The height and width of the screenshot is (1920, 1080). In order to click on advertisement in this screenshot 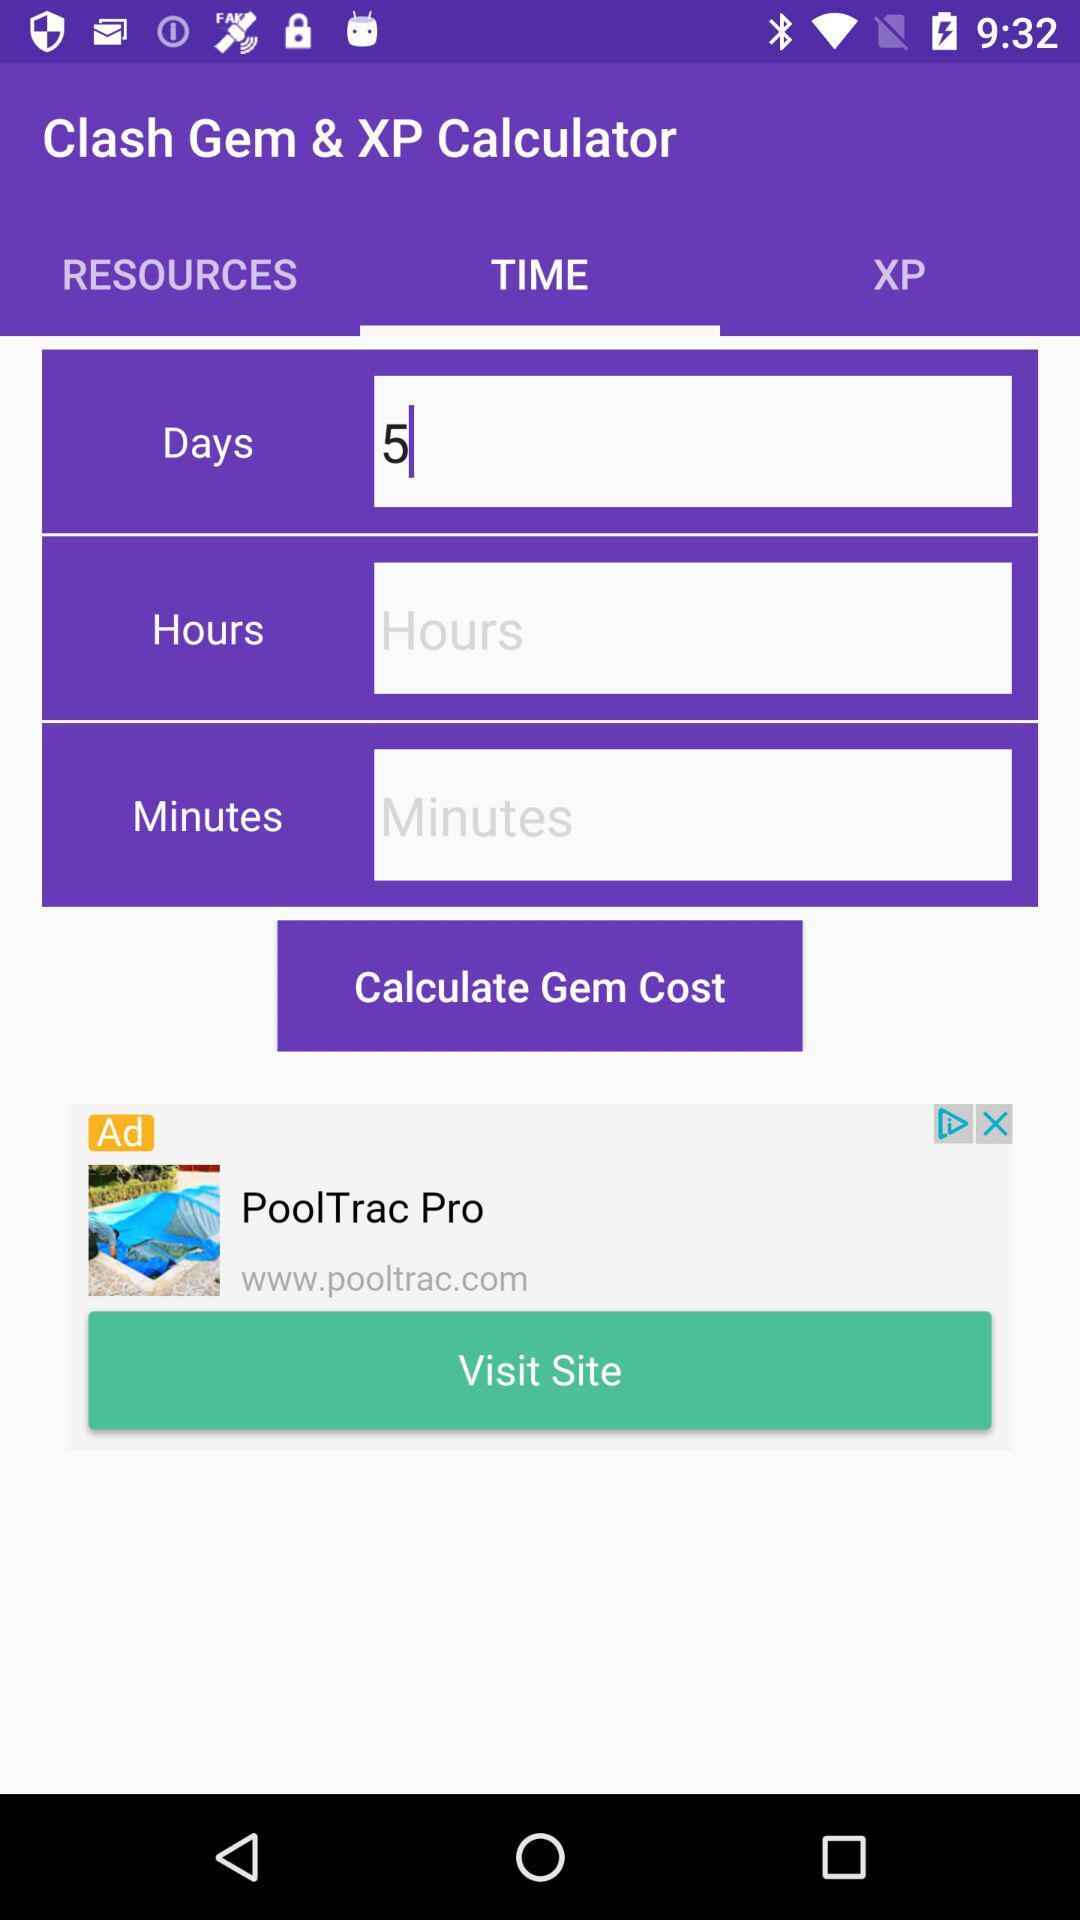, I will do `click(540, 1276)`.